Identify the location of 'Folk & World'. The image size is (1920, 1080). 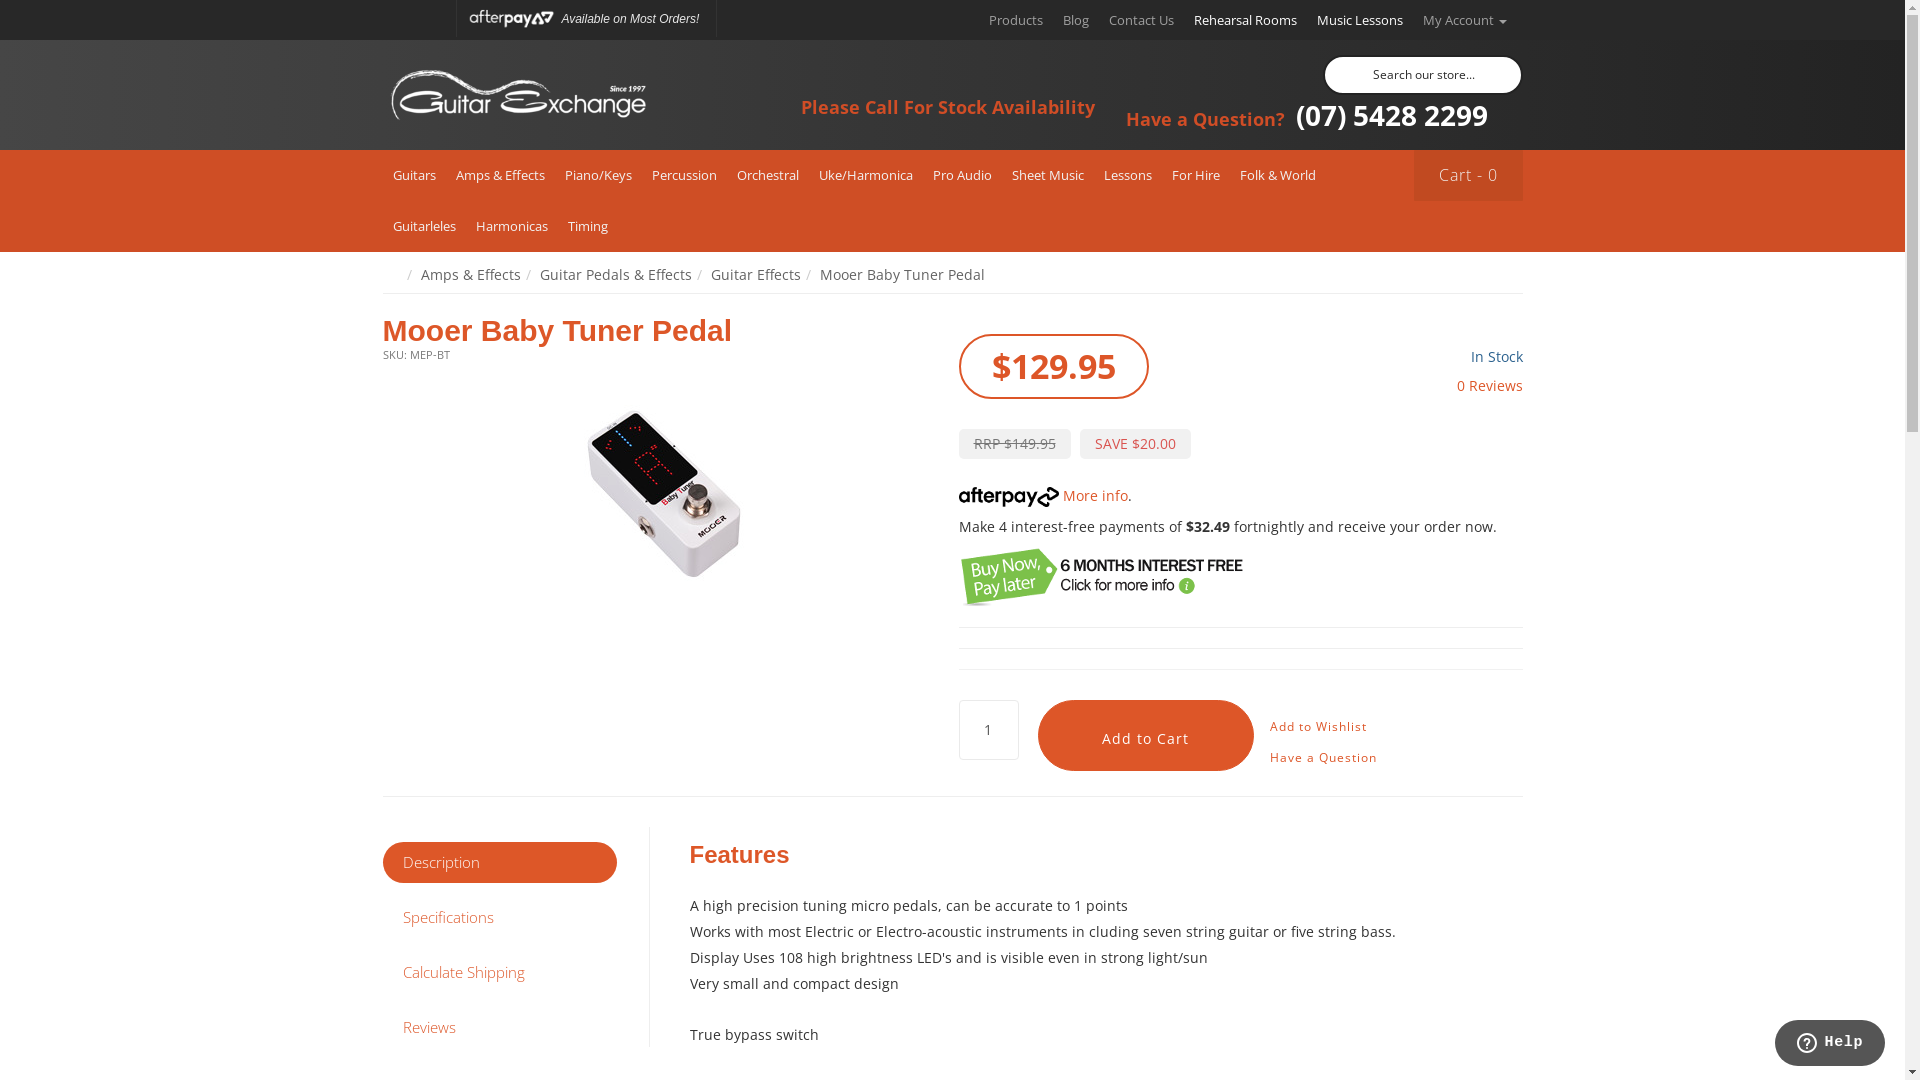
(1276, 174).